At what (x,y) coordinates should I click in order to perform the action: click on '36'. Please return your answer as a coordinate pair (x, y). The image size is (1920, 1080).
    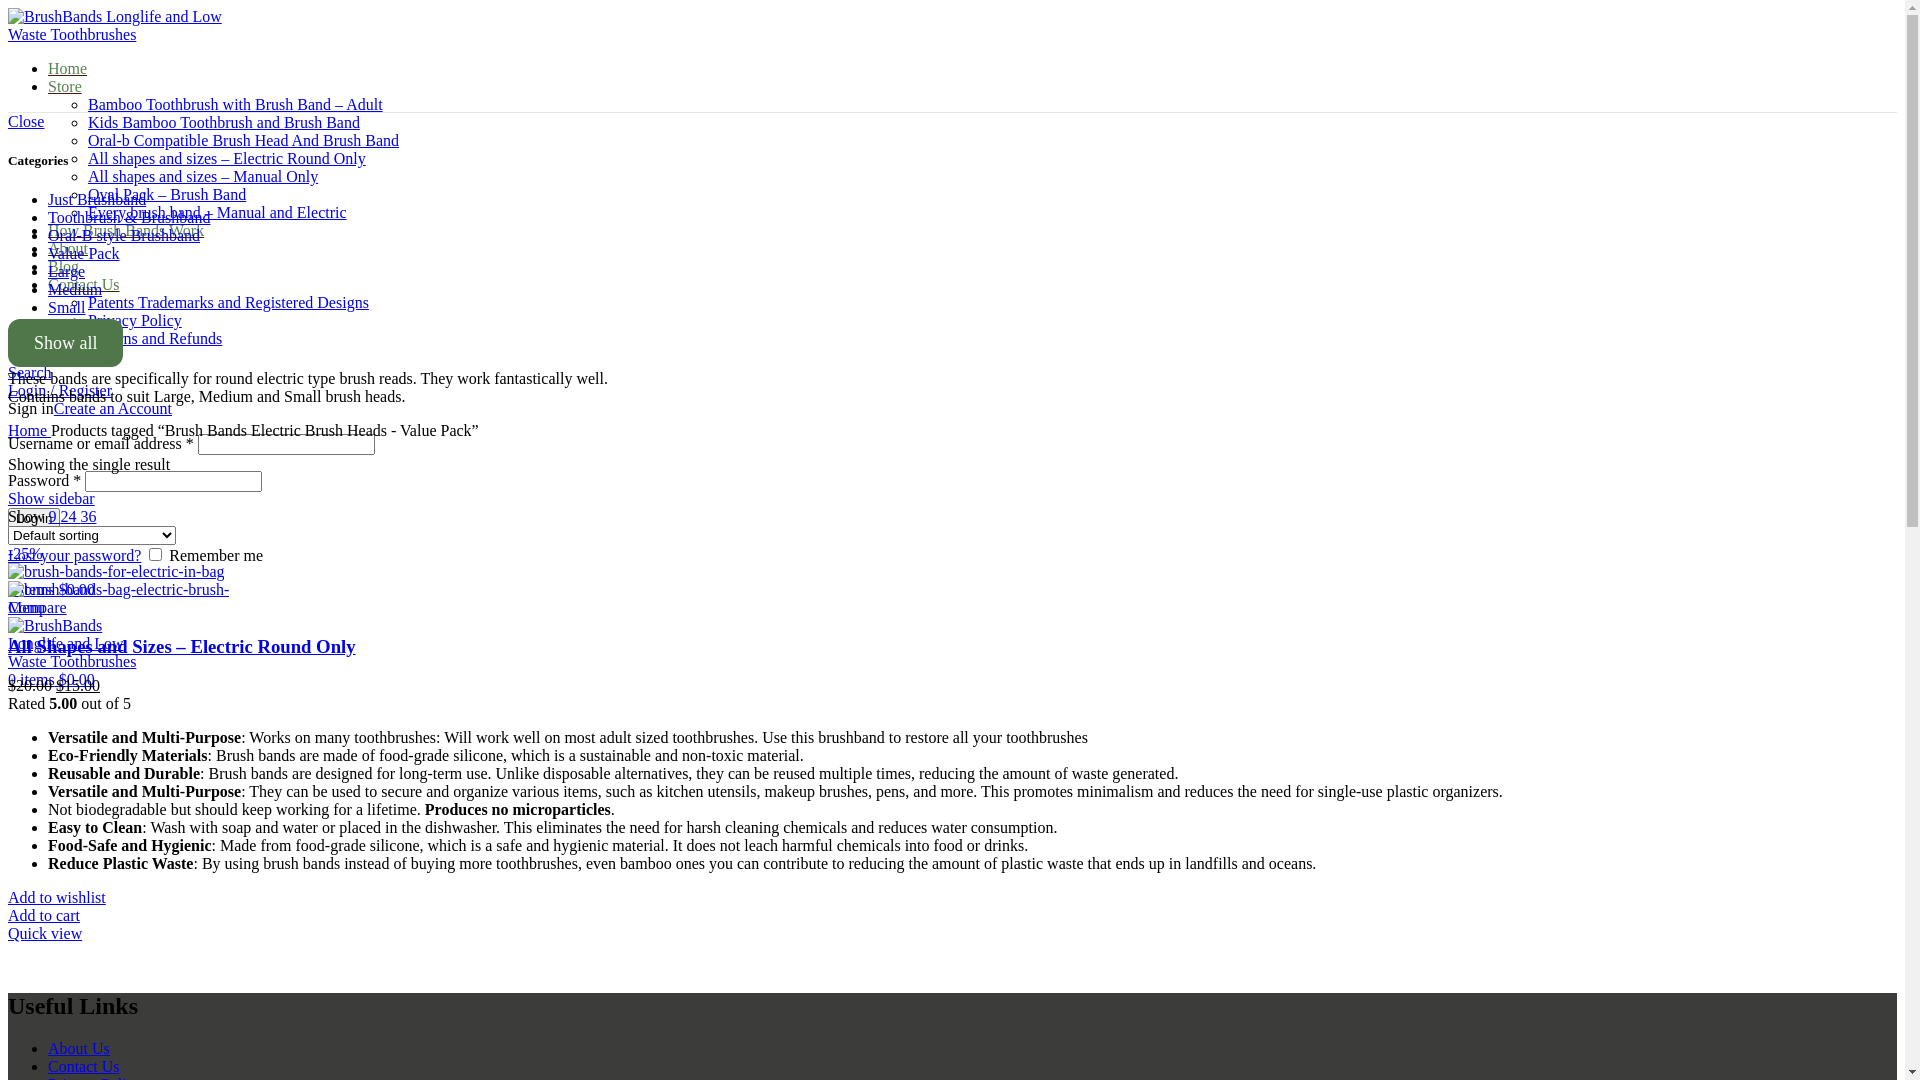
    Looking at the image, I should click on (80, 515).